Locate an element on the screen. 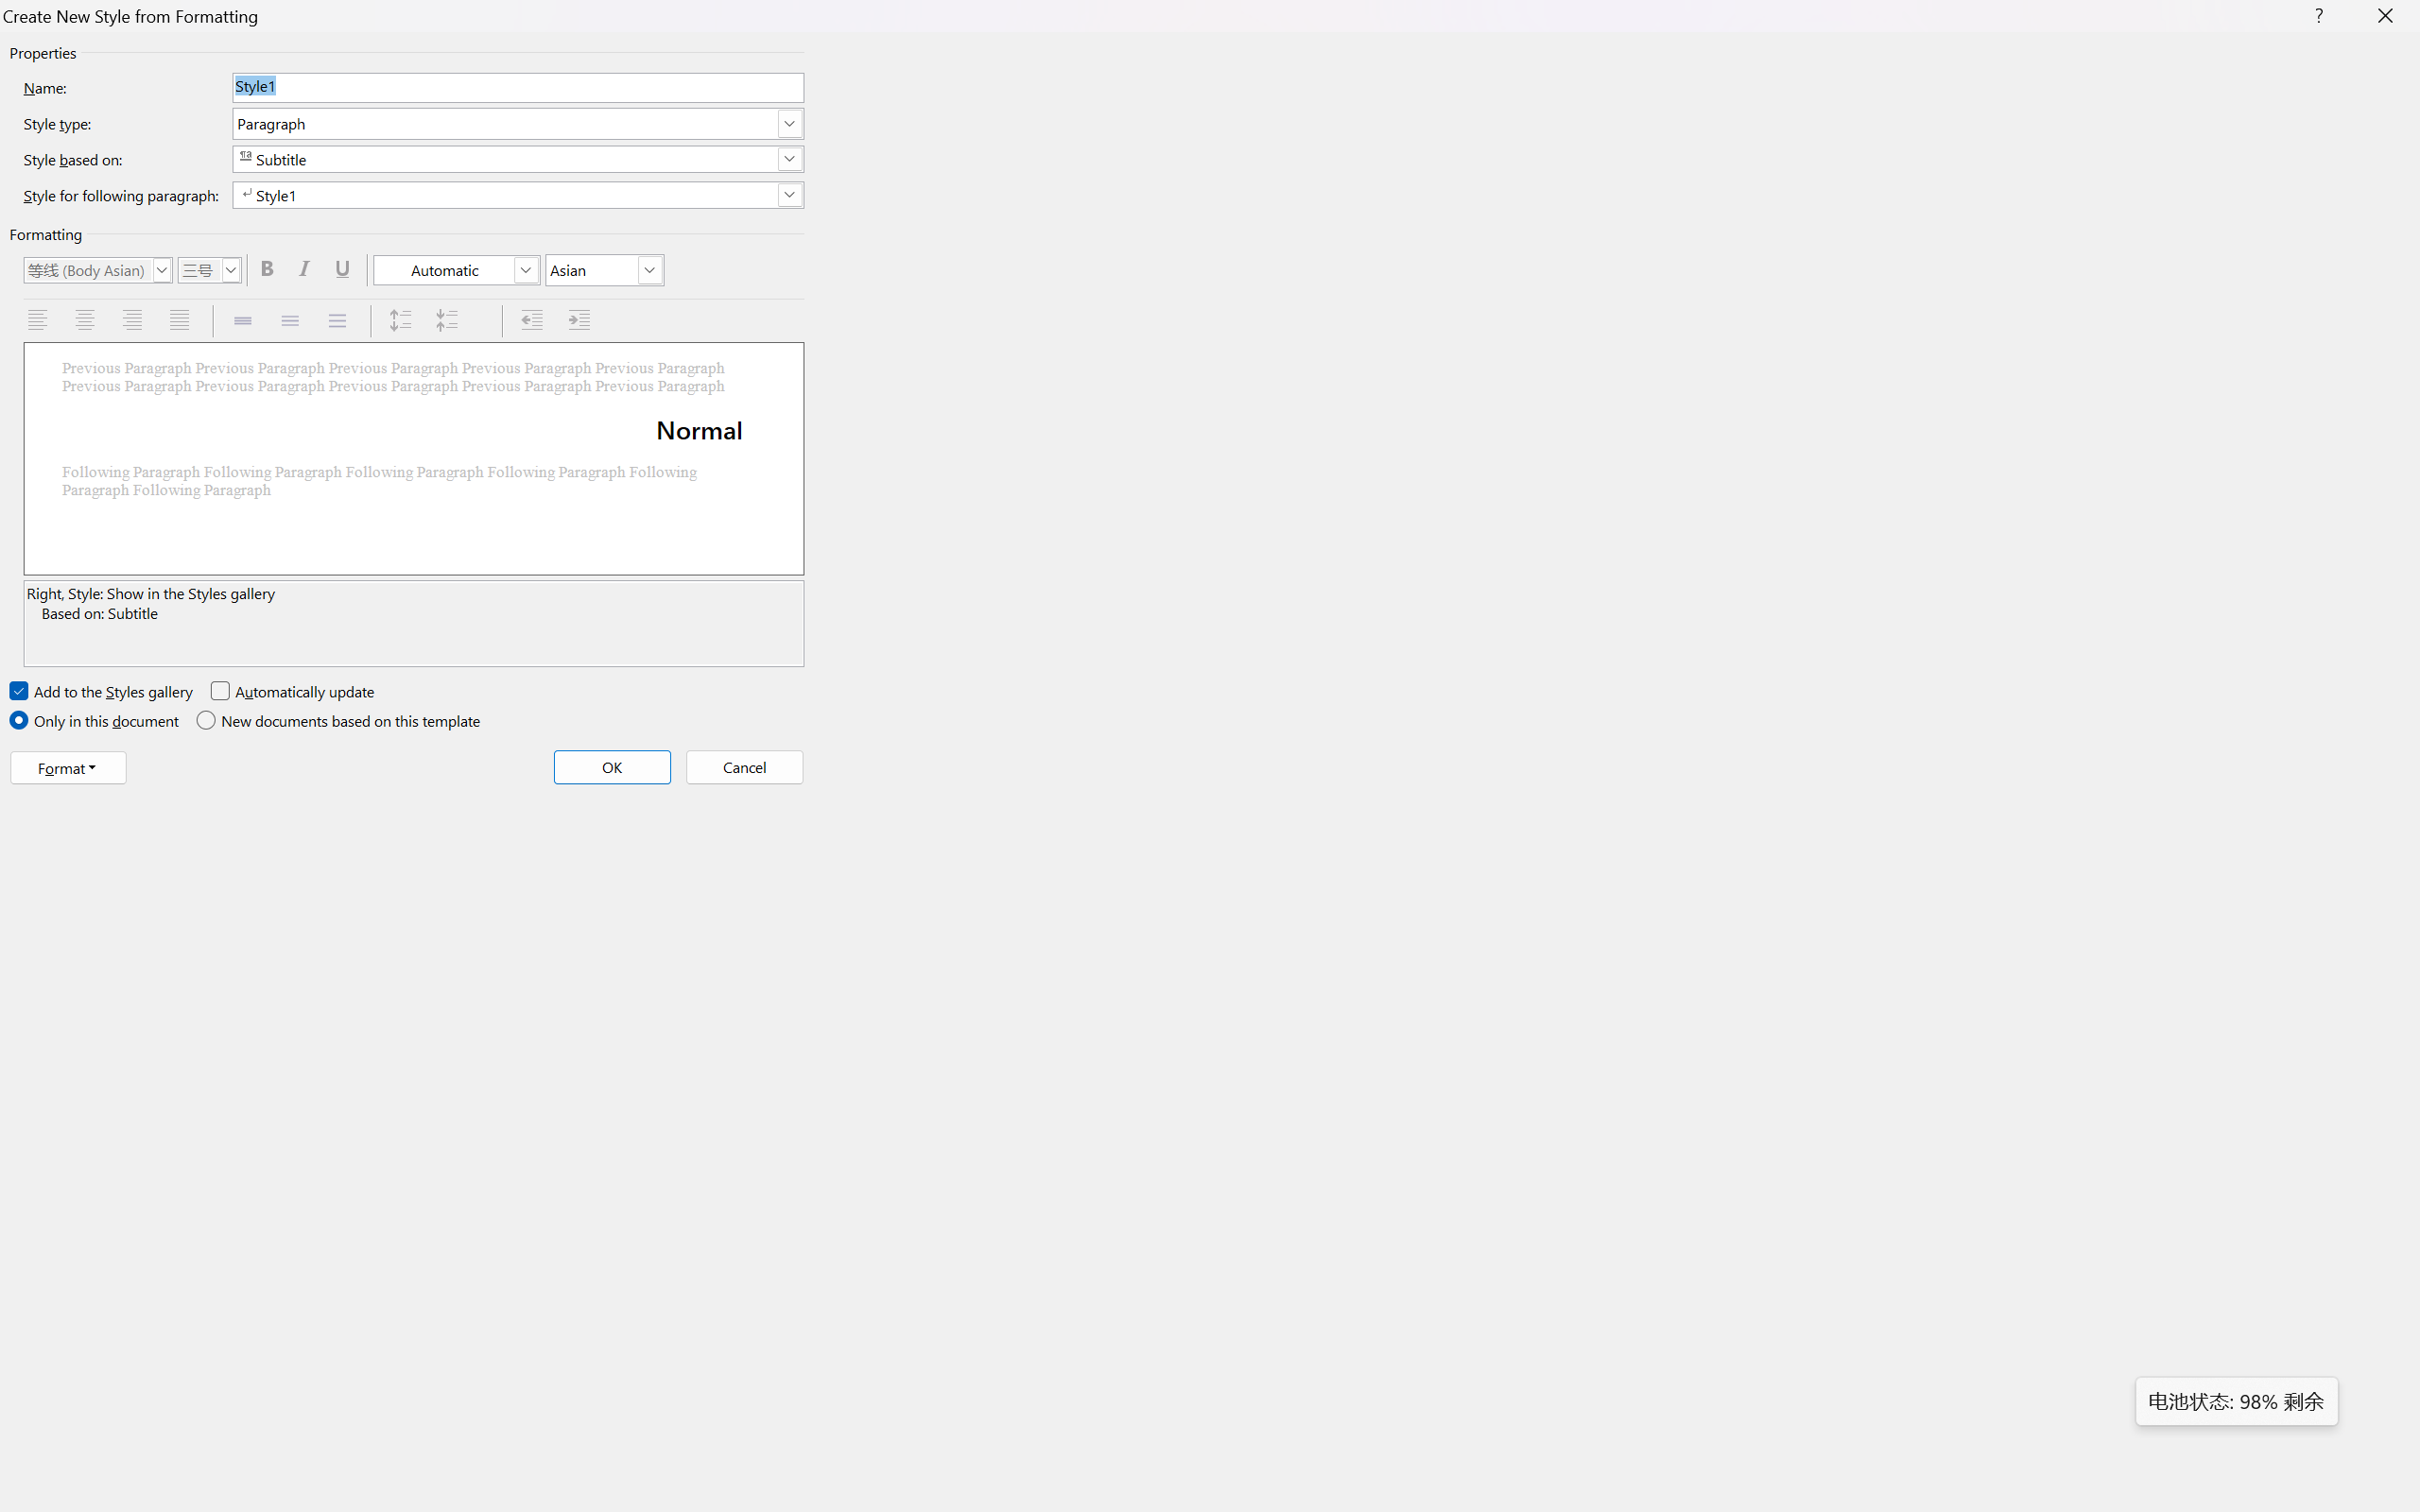  'Formatting script' is located at coordinates (605, 268).